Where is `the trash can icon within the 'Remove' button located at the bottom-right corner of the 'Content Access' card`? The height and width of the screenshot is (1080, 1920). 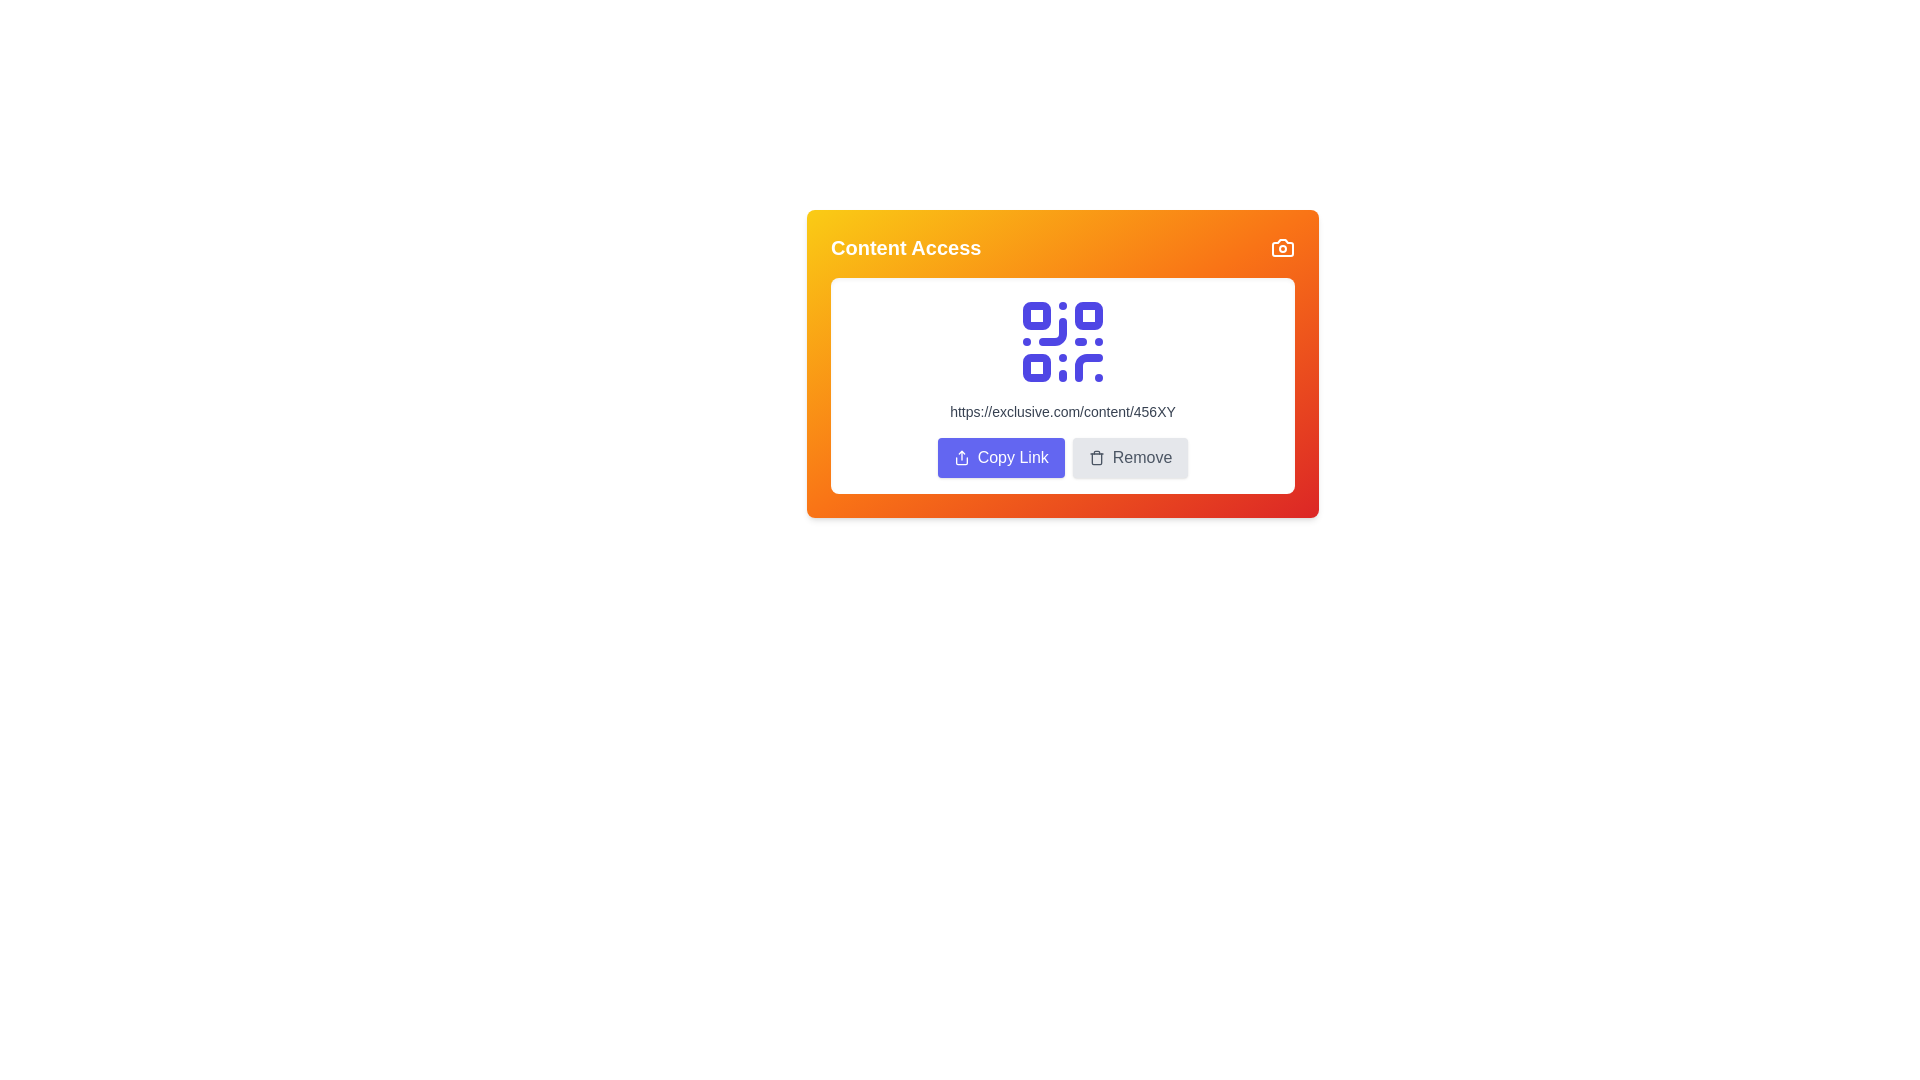 the trash can icon within the 'Remove' button located at the bottom-right corner of the 'Content Access' card is located at coordinates (1095, 458).